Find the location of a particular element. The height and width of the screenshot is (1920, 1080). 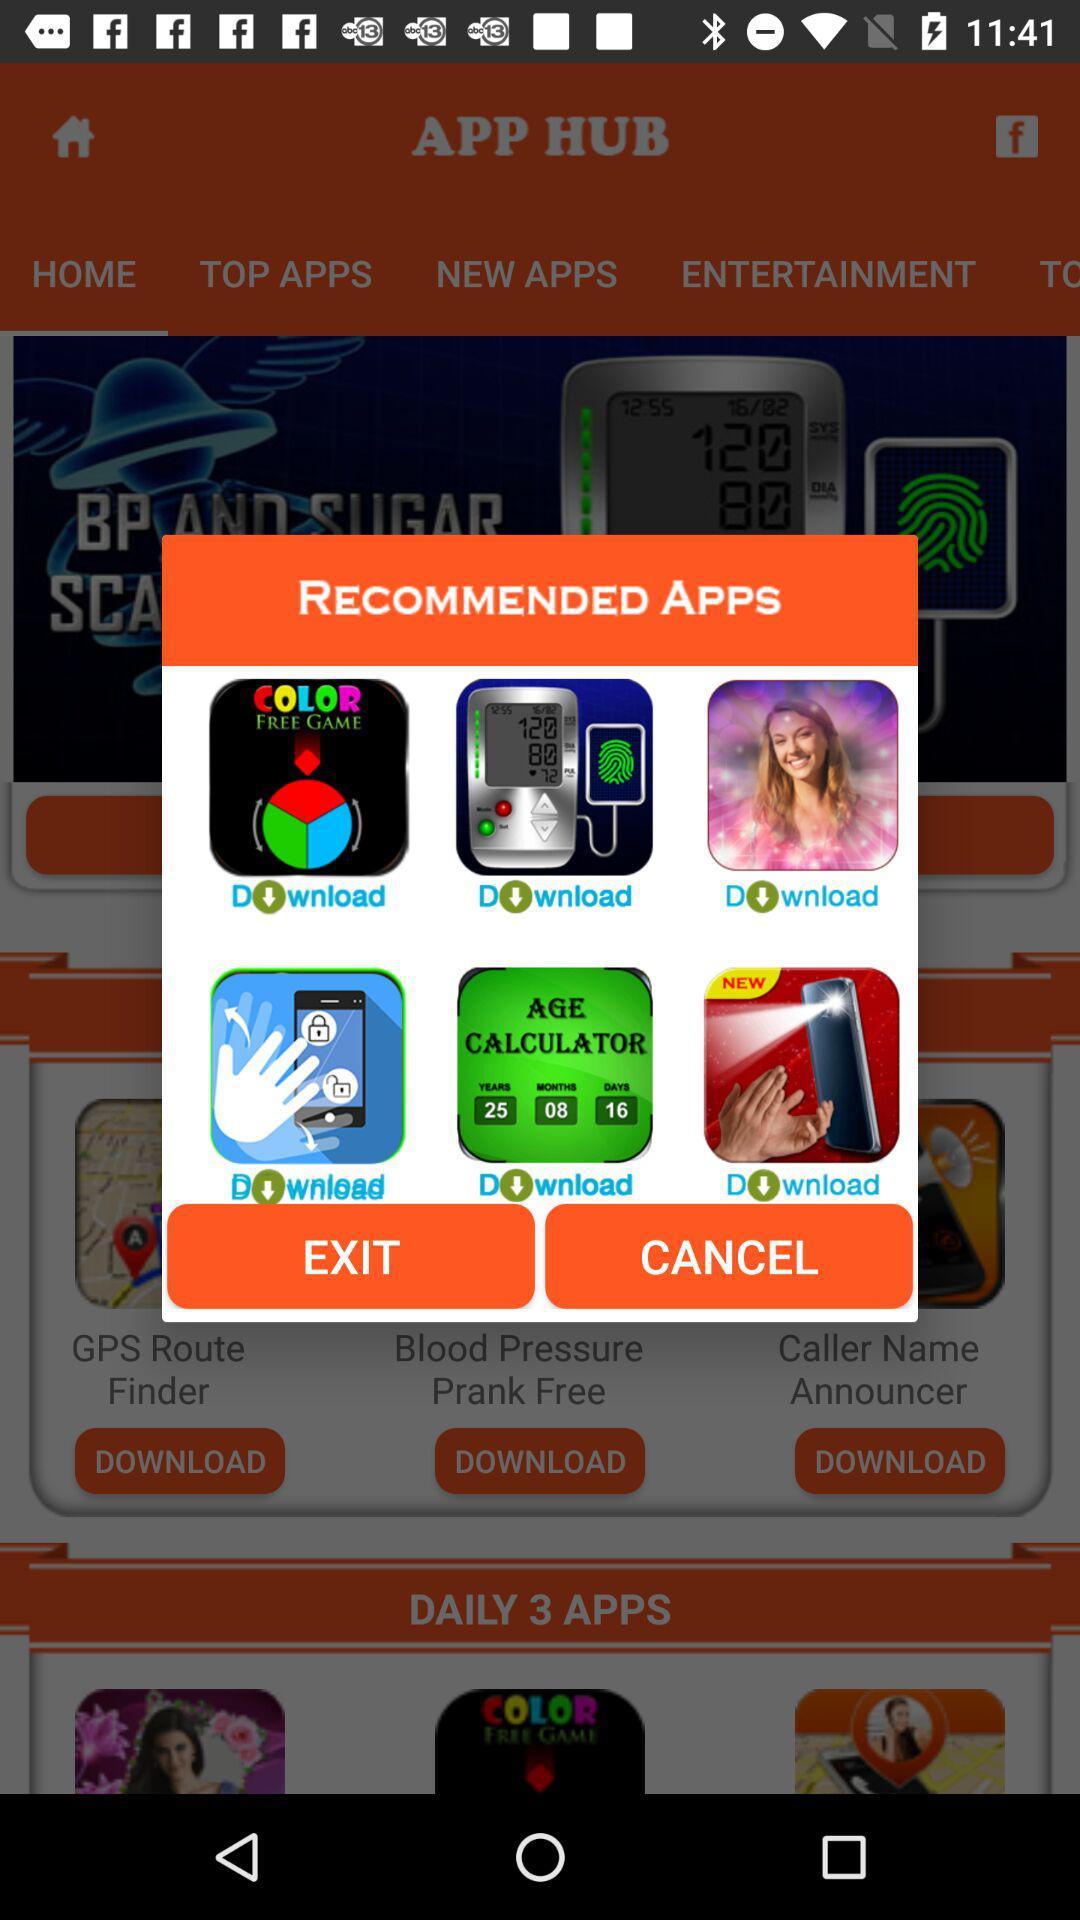

to calculate is located at coordinates (540, 1072).